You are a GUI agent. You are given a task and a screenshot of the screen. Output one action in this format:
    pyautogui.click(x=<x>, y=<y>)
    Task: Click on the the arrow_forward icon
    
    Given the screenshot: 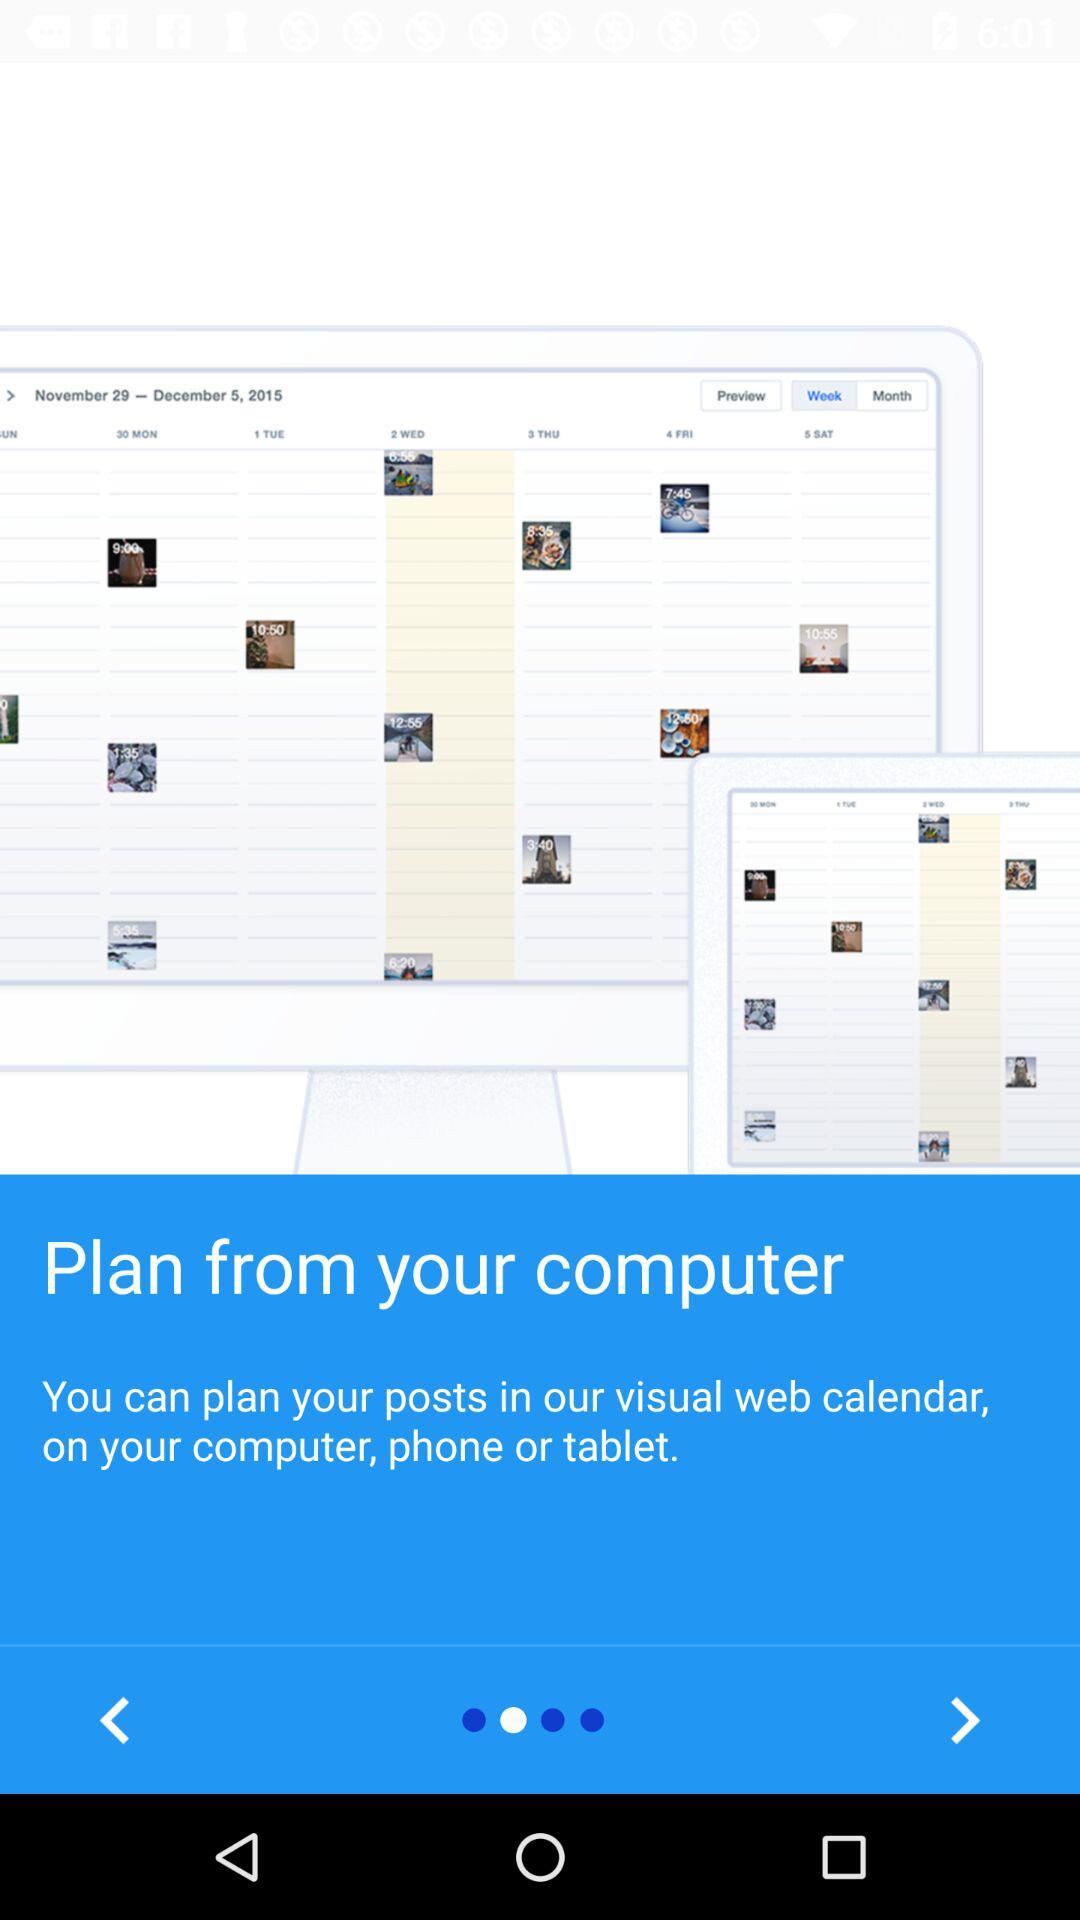 What is the action you would take?
    pyautogui.click(x=963, y=1719)
    